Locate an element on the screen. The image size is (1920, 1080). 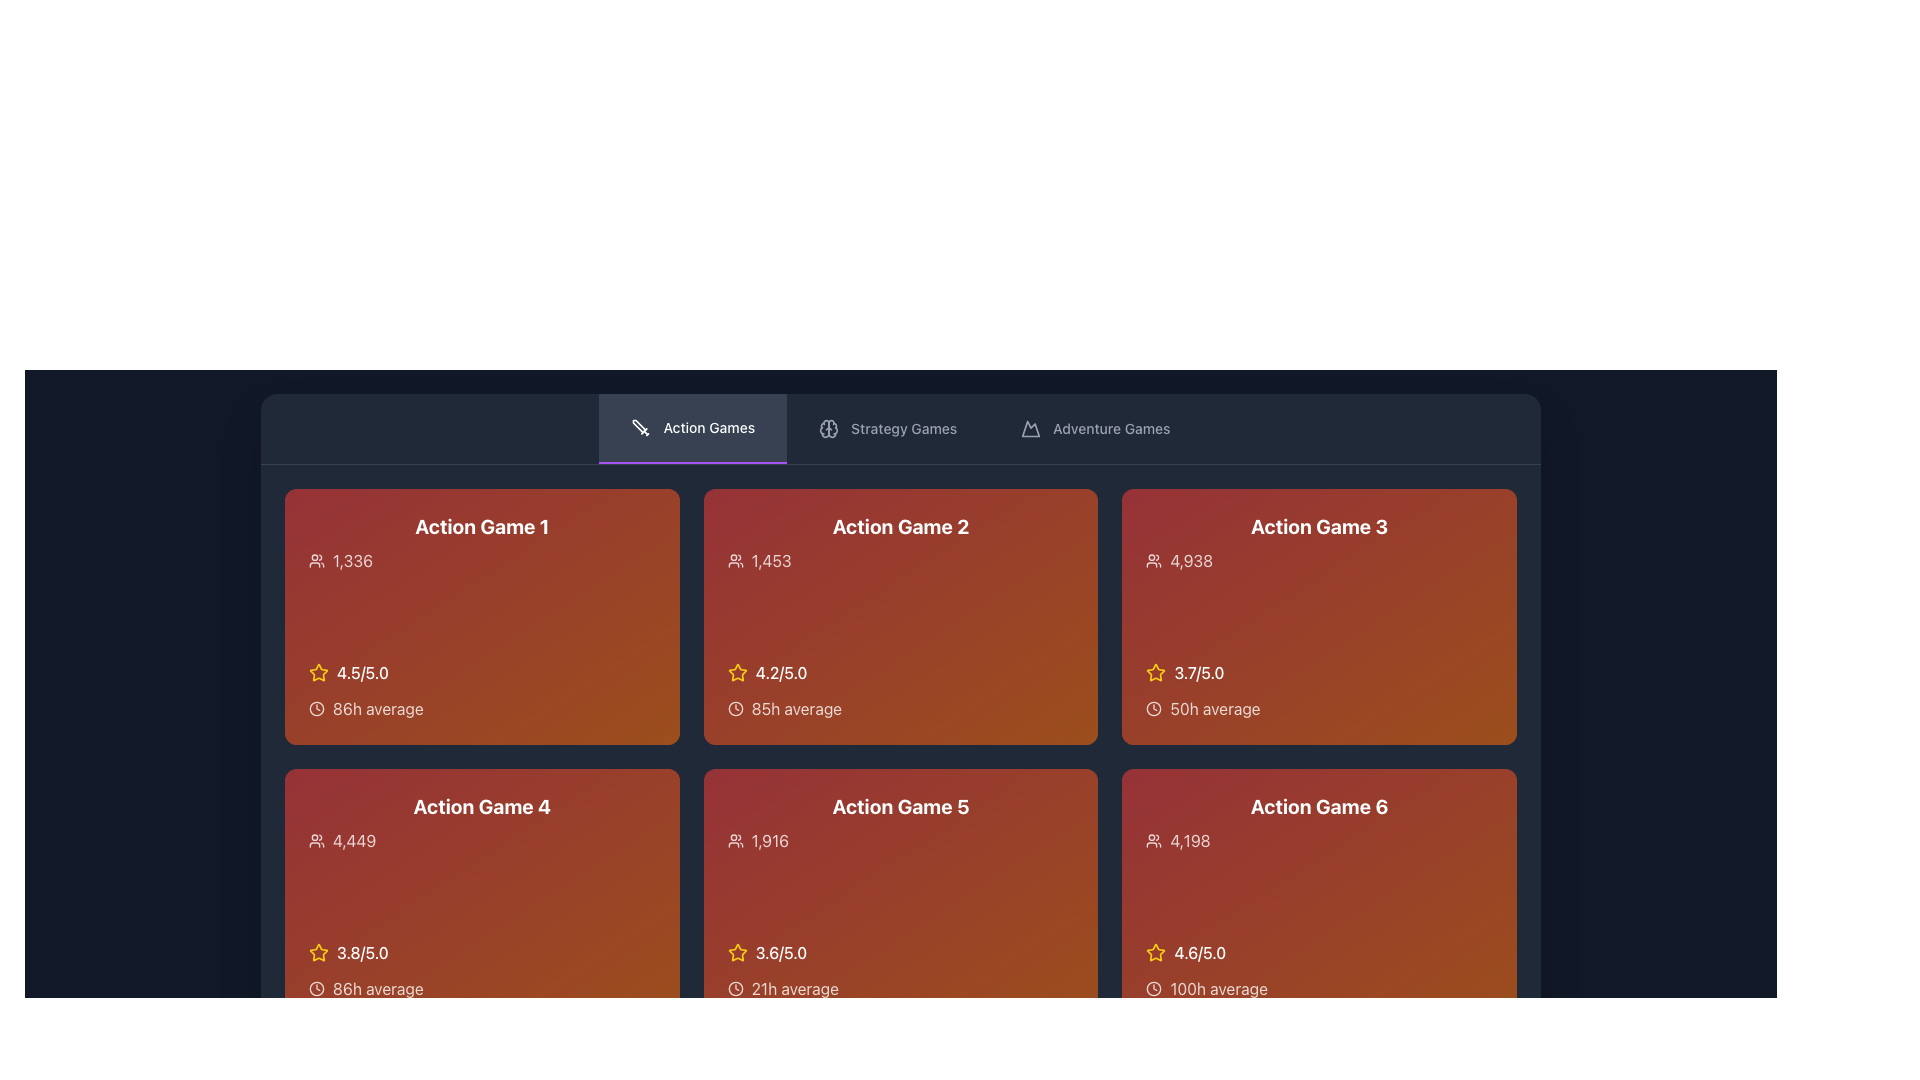
the mountain peak icon located in the 'Adventure Games' tab on the navigation bar, which is situated to the left of the 'Adventure Games' text is located at coordinates (1031, 427).